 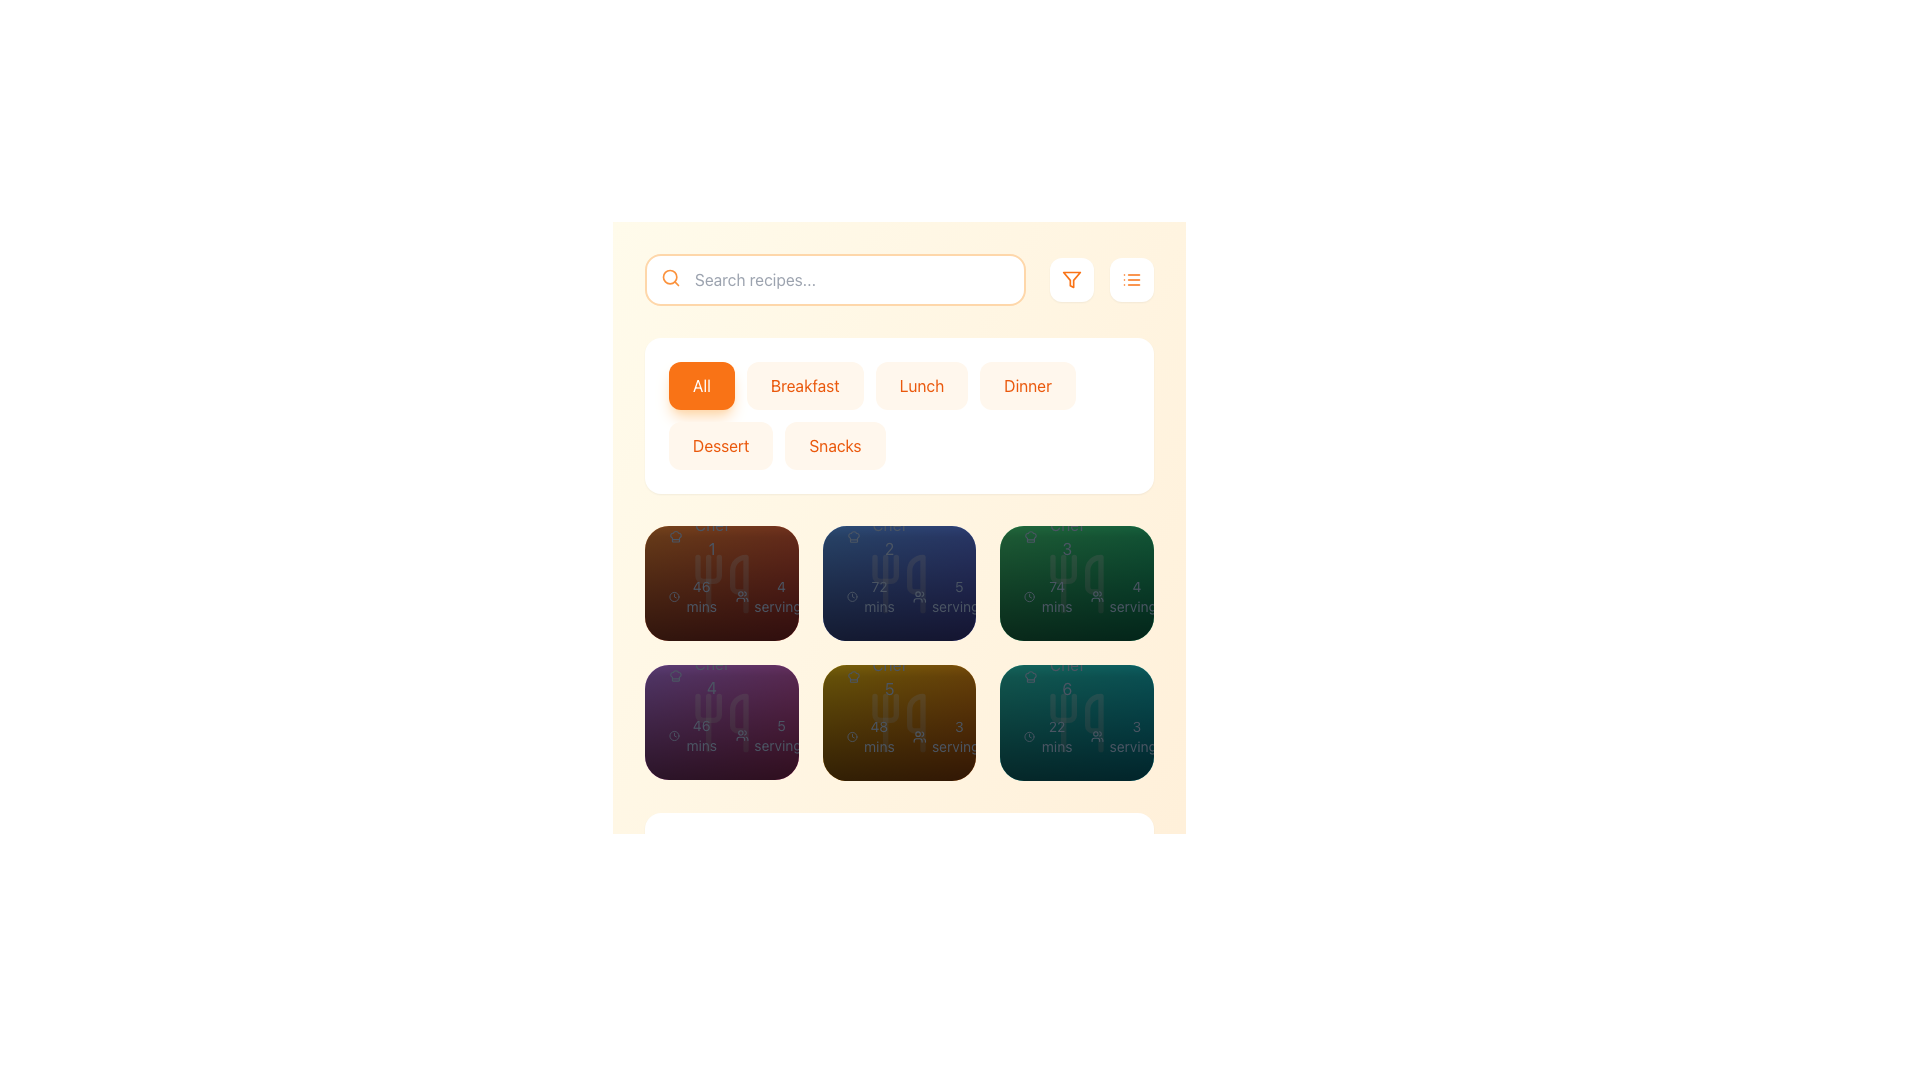 What do you see at coordinates (720, 583) in the screenshot?
I see `the recipe card with a gradient background transitioning from orange to red, which displays '46 mins' and '4 servings' below a centered utensils icon, located in the top left corner of the layout's grid` at bounding box center [720, 583].